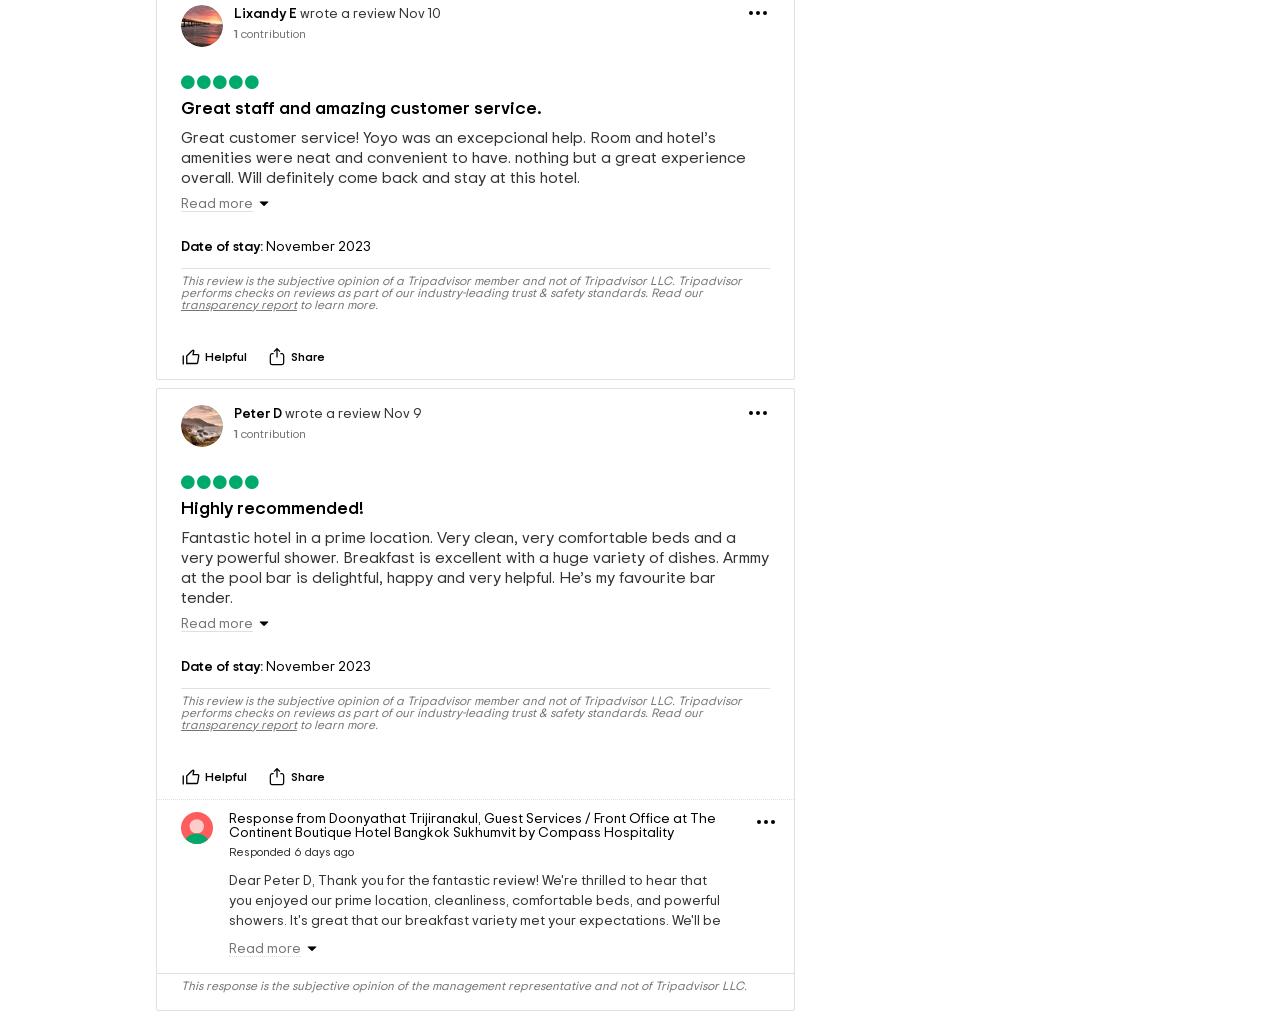 The height and width of the screenshot is (1018, 1280). I want to click on 'Lixandy E', so click(264, 68).